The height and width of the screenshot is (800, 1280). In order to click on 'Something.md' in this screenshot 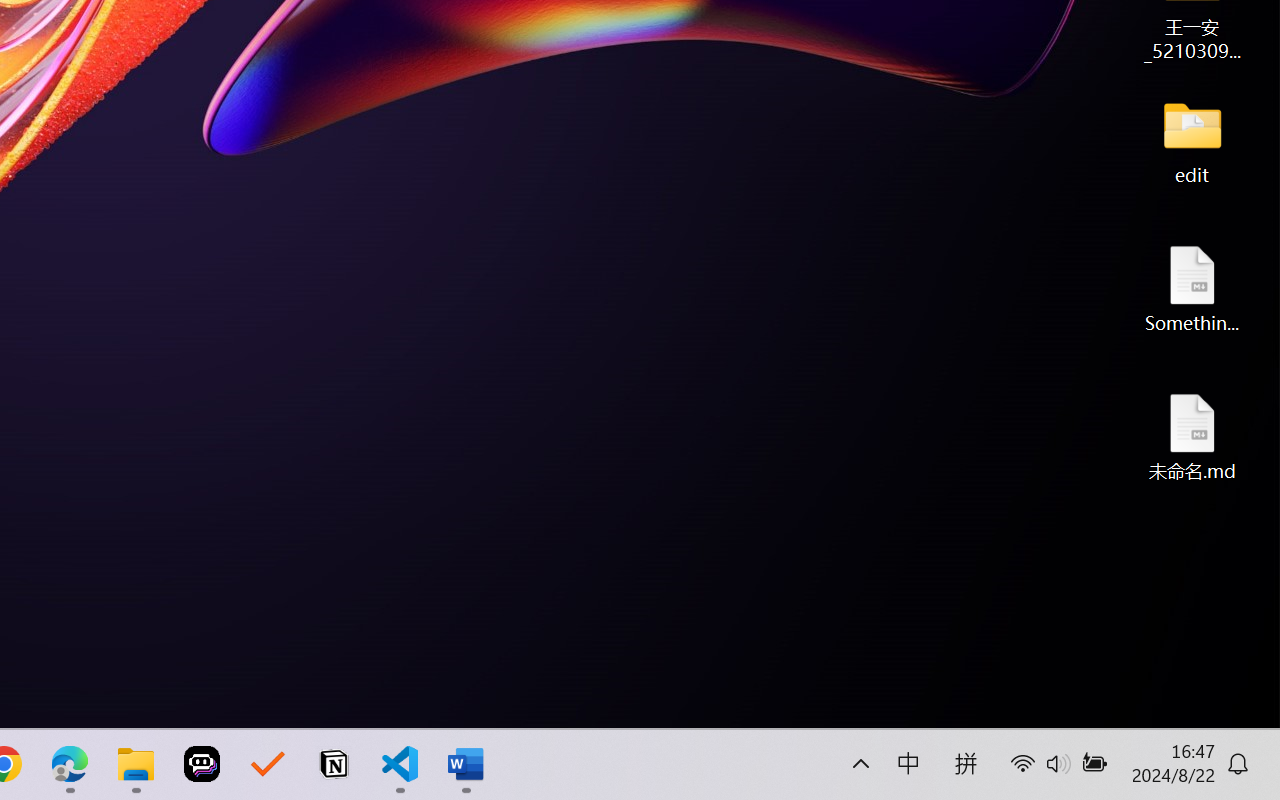, I will do `click(1192, 288)`.